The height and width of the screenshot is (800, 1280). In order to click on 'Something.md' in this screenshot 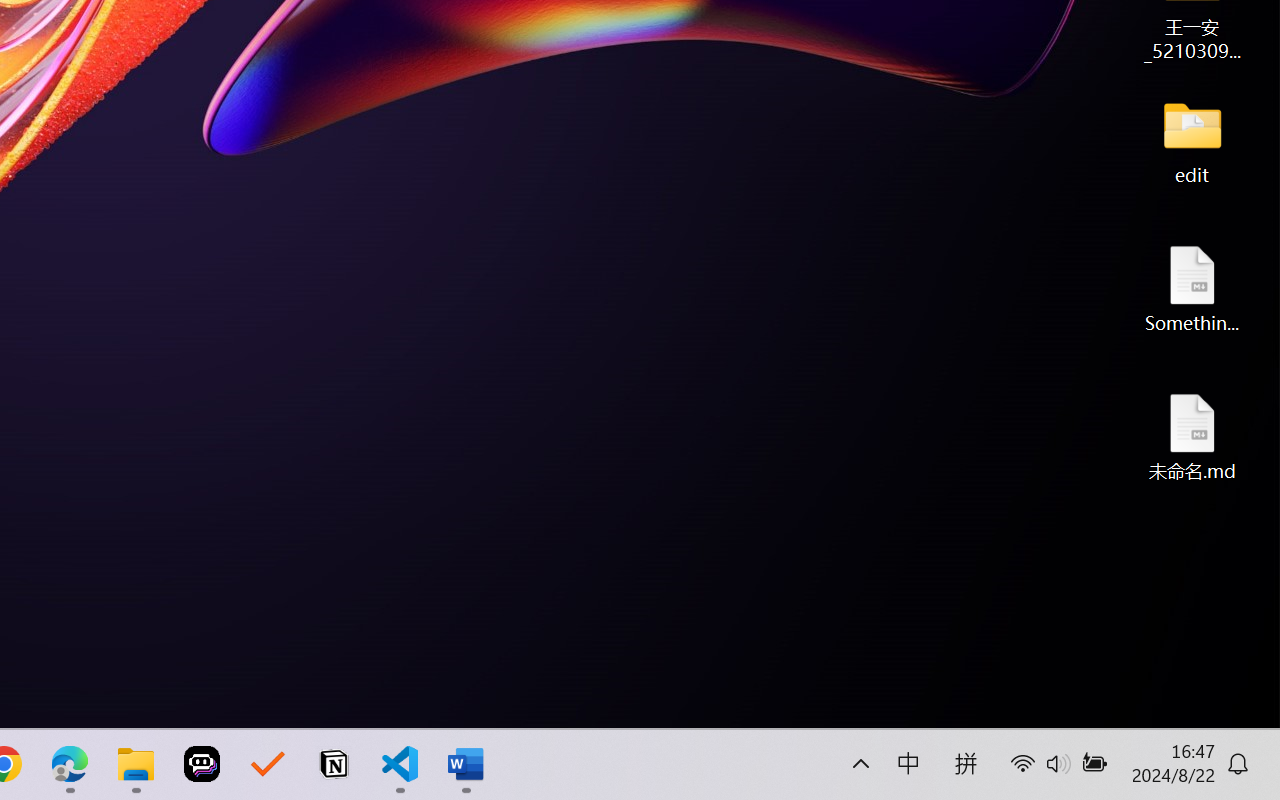, I will do `click(1192, 288)`.